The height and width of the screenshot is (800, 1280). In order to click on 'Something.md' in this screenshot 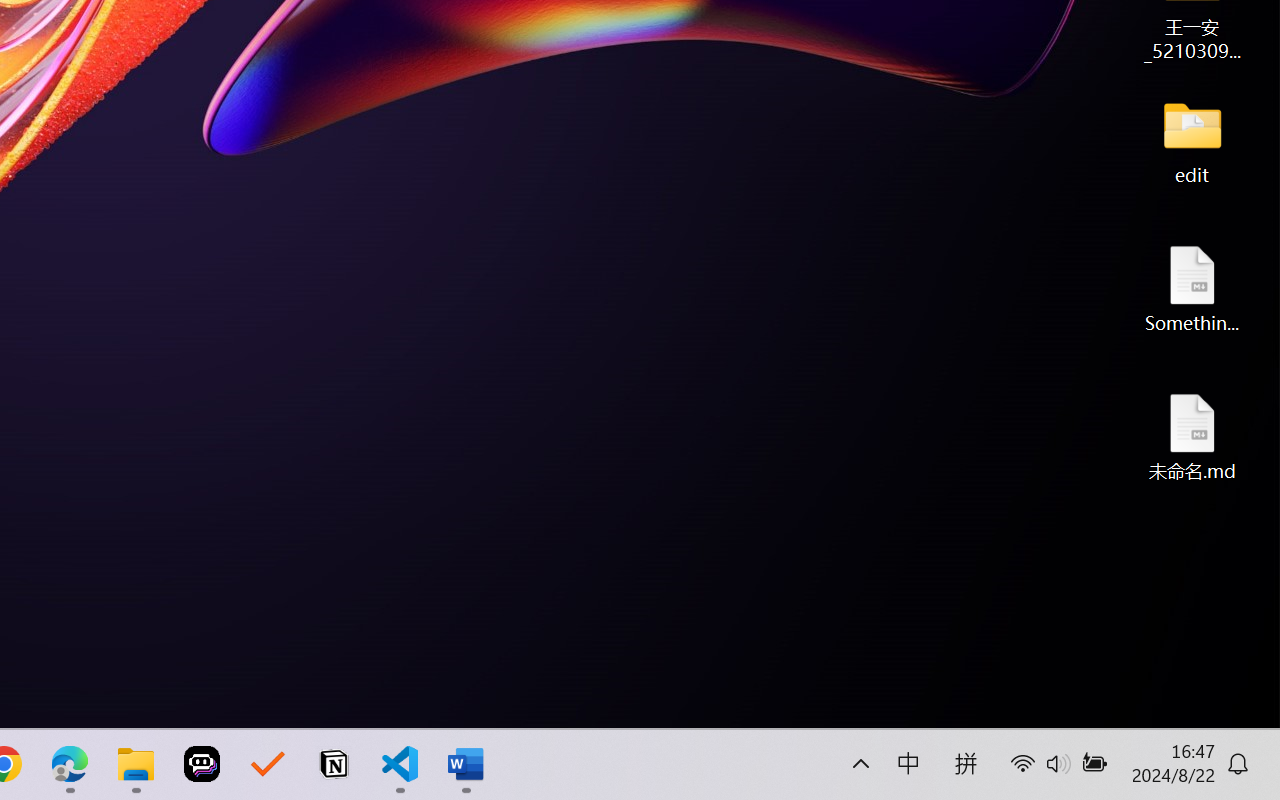, I will do `click(1192, 288)`.